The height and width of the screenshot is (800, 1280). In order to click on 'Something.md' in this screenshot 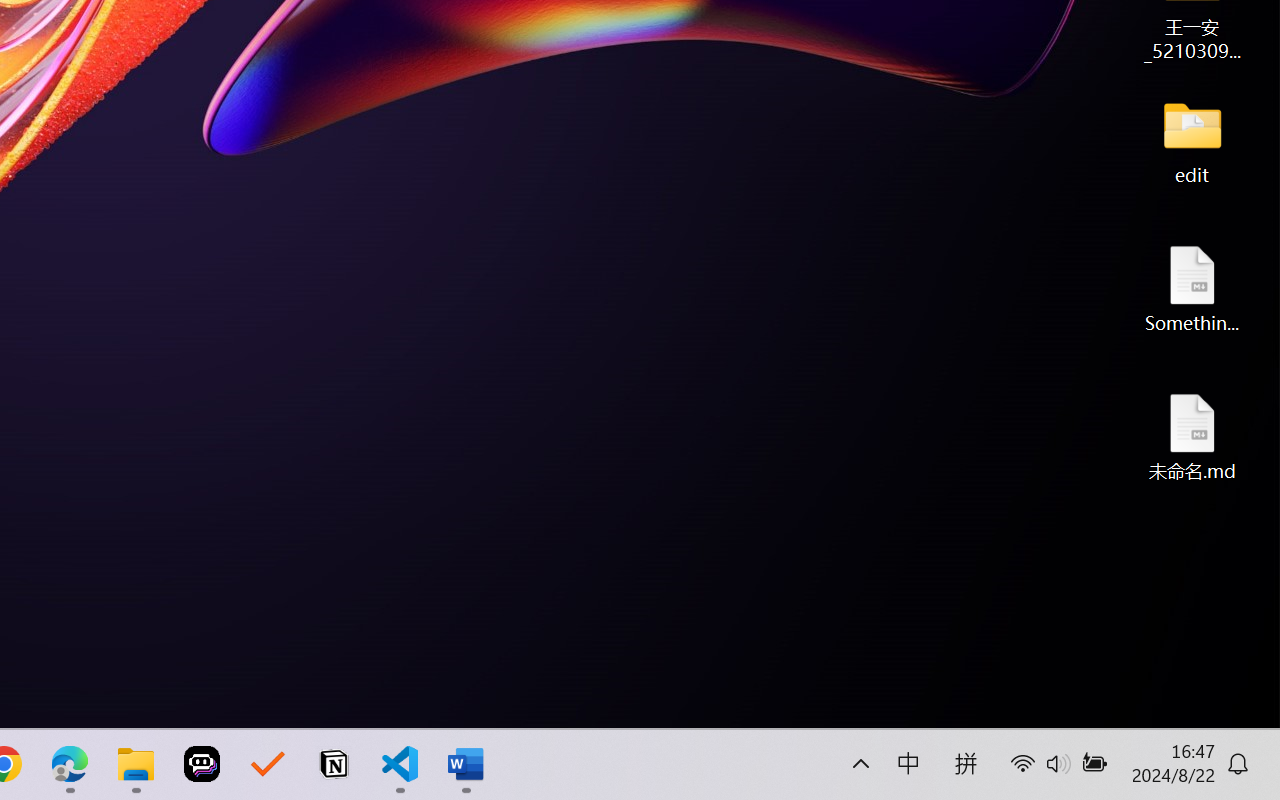, I will do `click(1192, 288)`.